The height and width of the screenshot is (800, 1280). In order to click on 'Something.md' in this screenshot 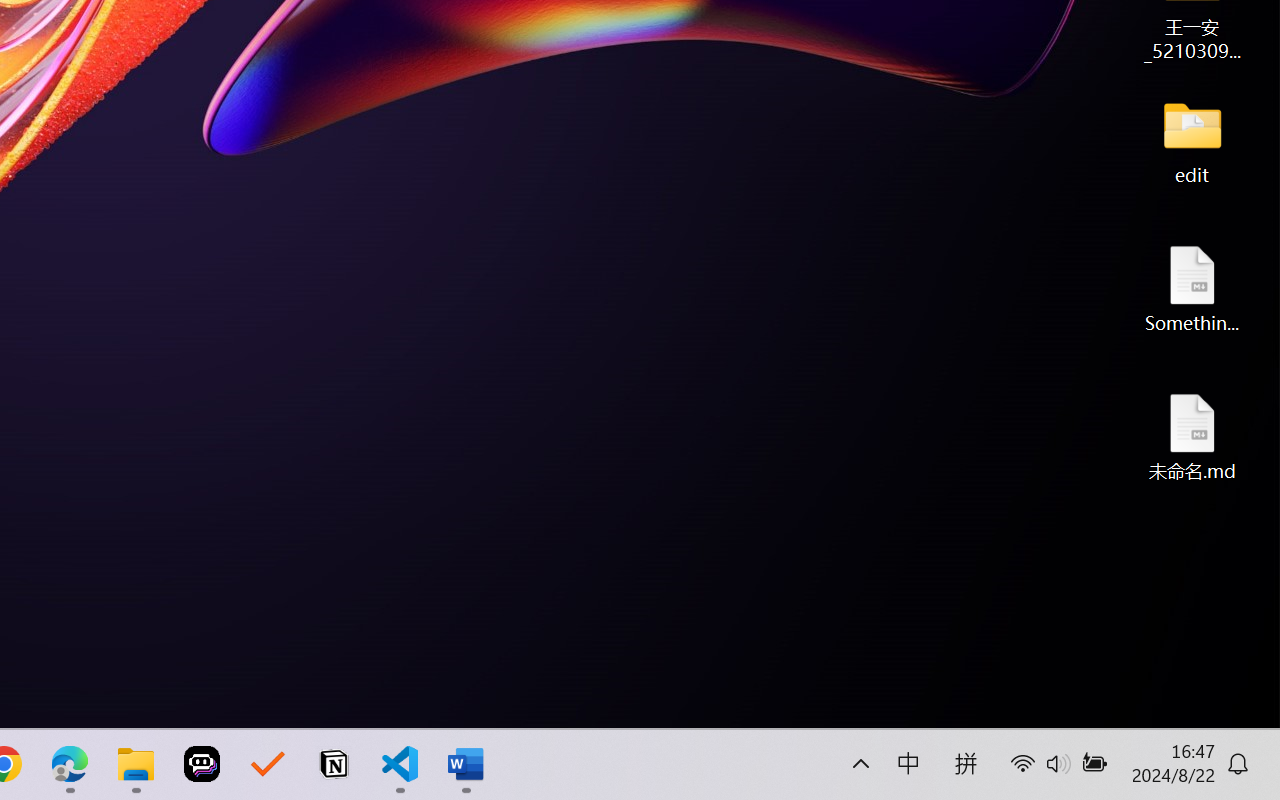, I will do `click(1192, 288)`.